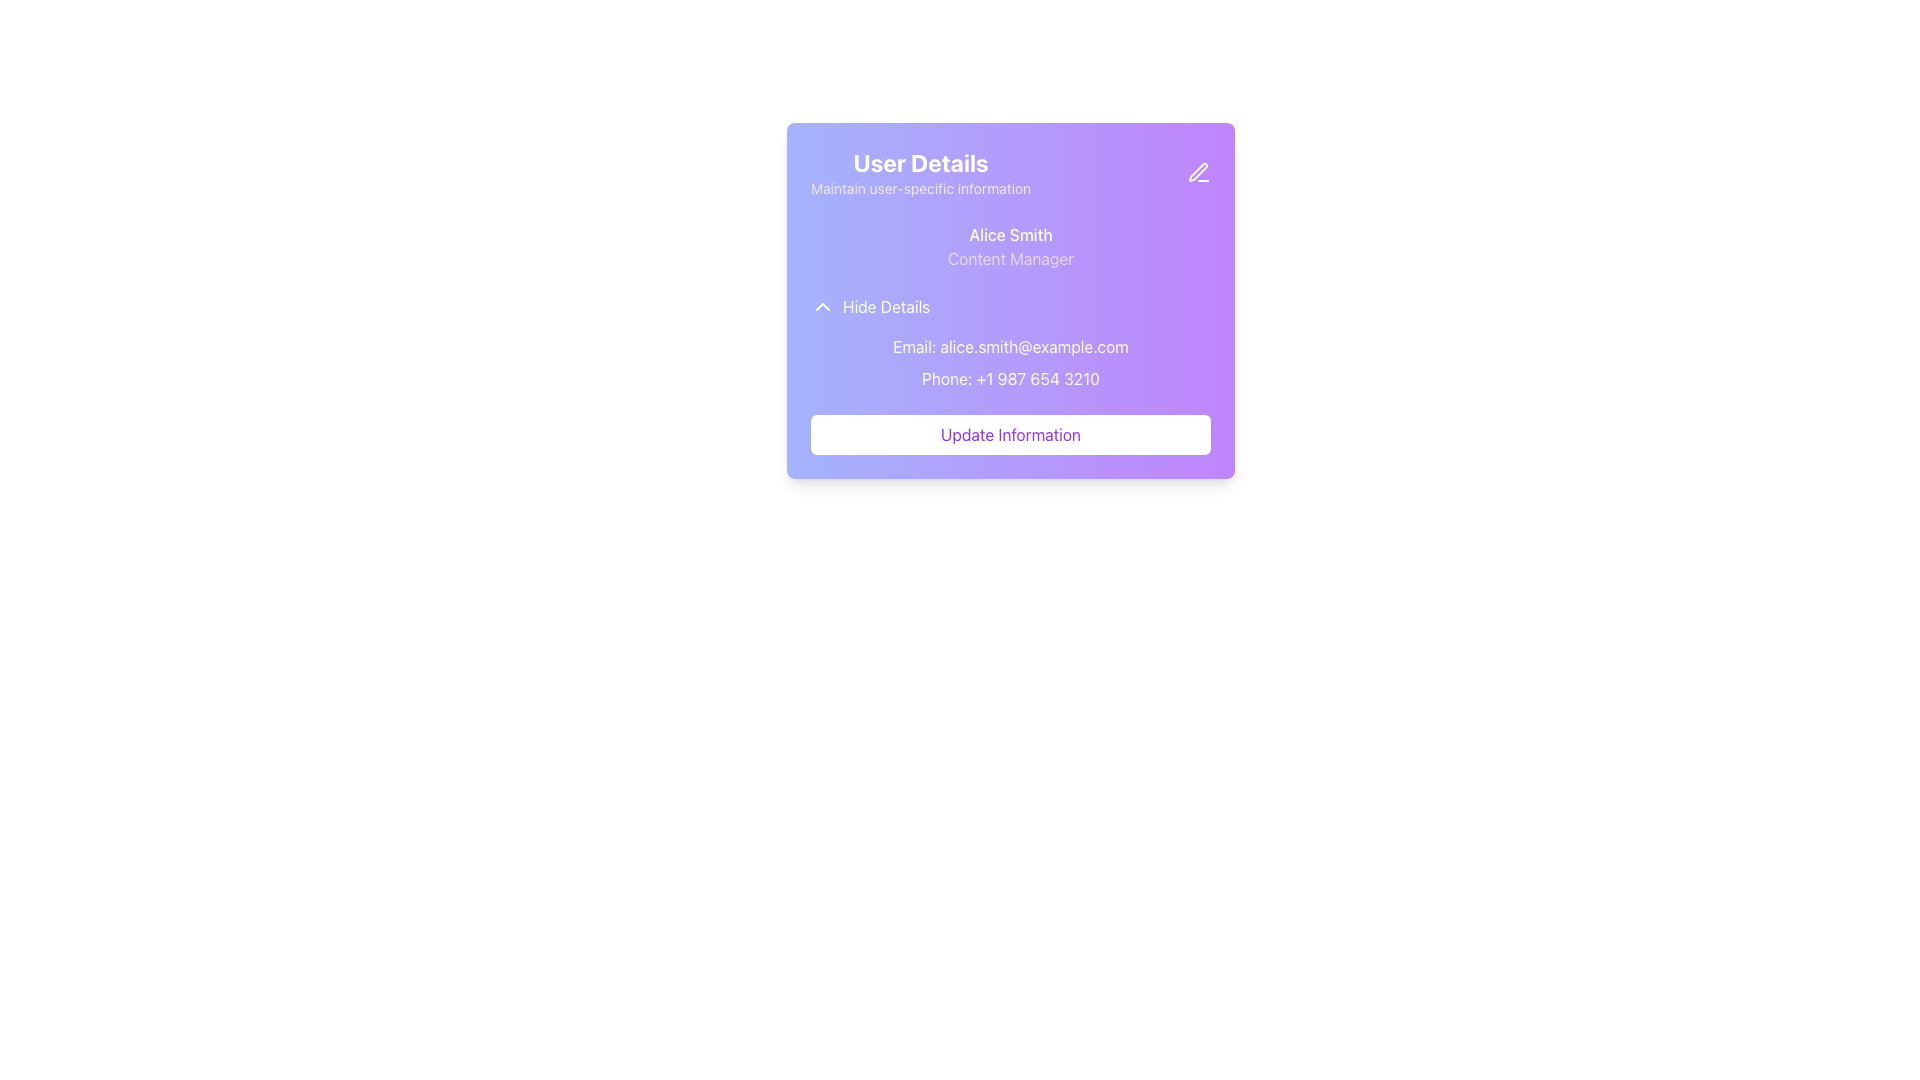 The image size is (1920, 1080). I want to click on the upward-pointing chevron icon located to the left of the 'Hide Details' label, so click(822, 307).